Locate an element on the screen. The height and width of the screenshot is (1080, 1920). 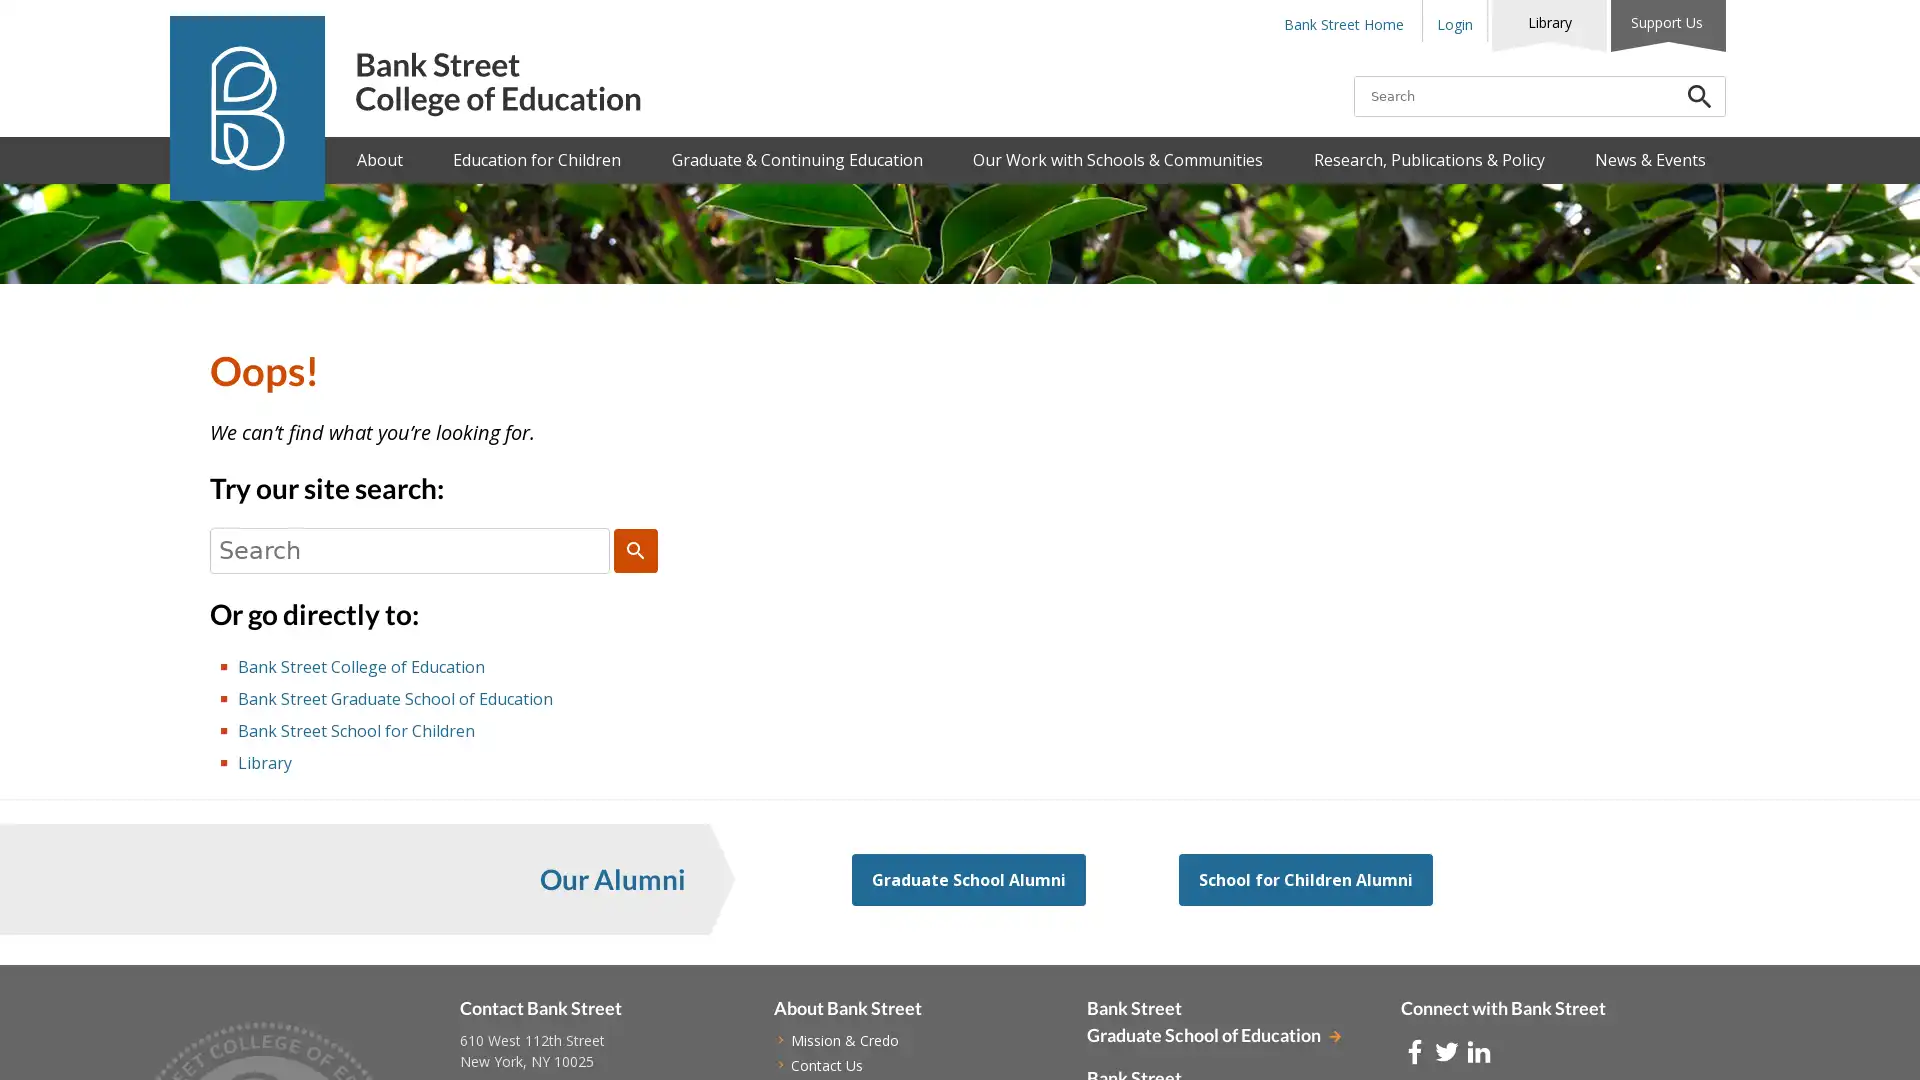
About is located at coordinates (379, 159).